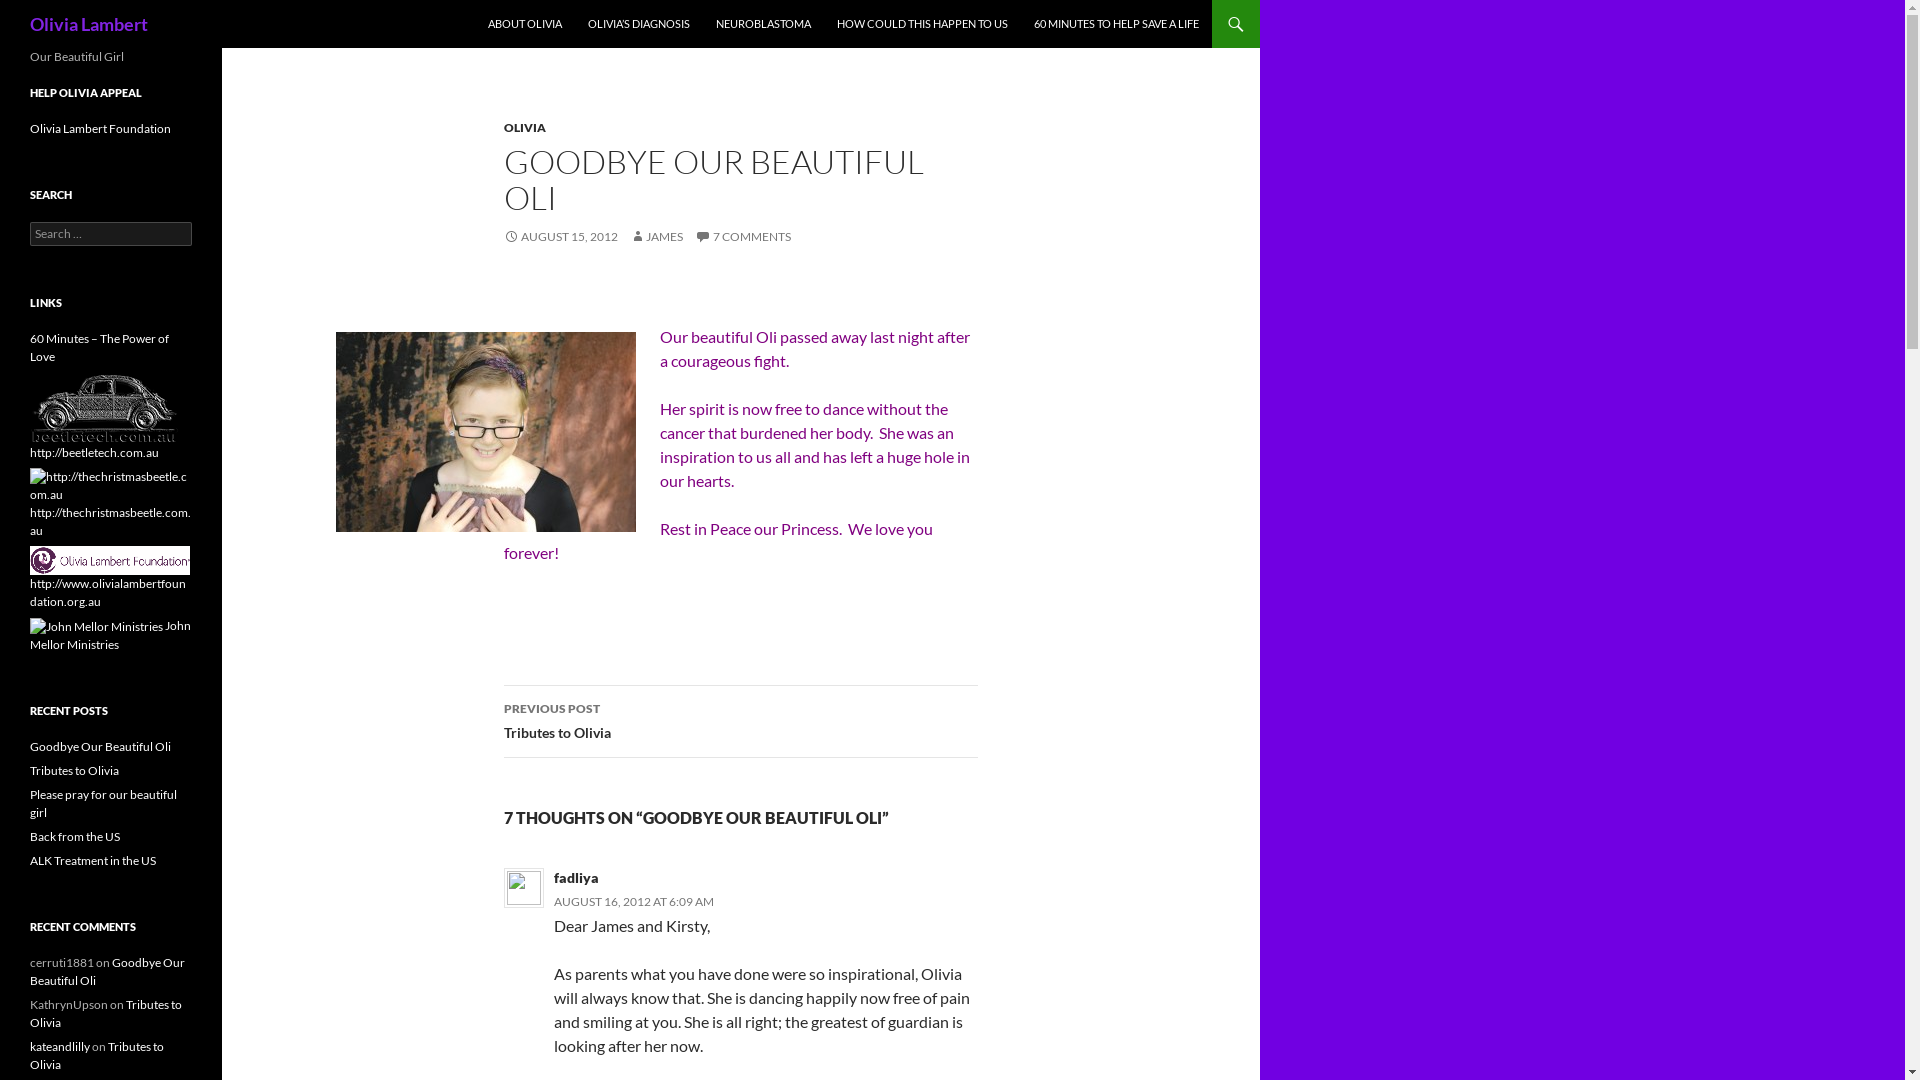 The height and width of the screenshot is (1080, 1920). What do you see at coordinates (485, 431) in the screenshot?
I see `'Our Beautiful Angel'` at bounding box center [485, 431].